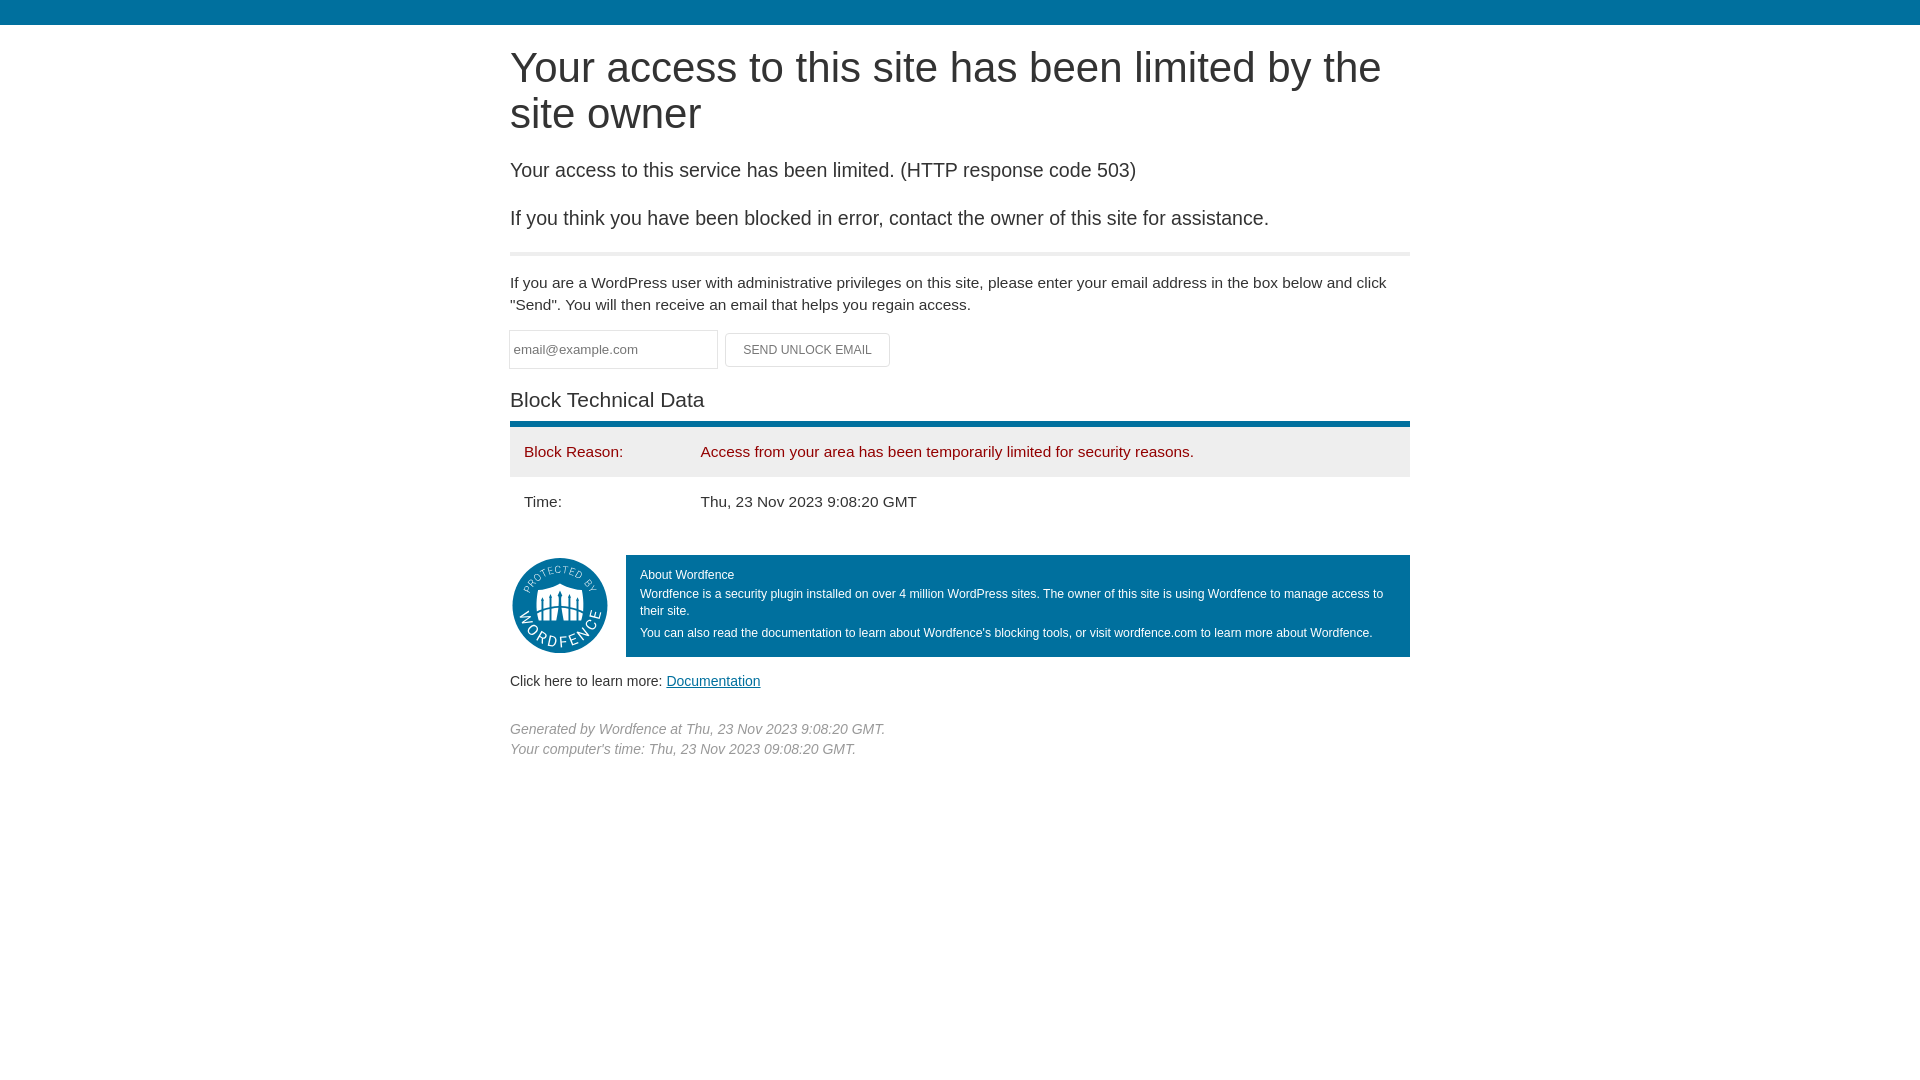  What do you see at coordinates (807, 349) in the screenshot?
I see `'Send Unlock Email'` at bounding box center [807, 349].